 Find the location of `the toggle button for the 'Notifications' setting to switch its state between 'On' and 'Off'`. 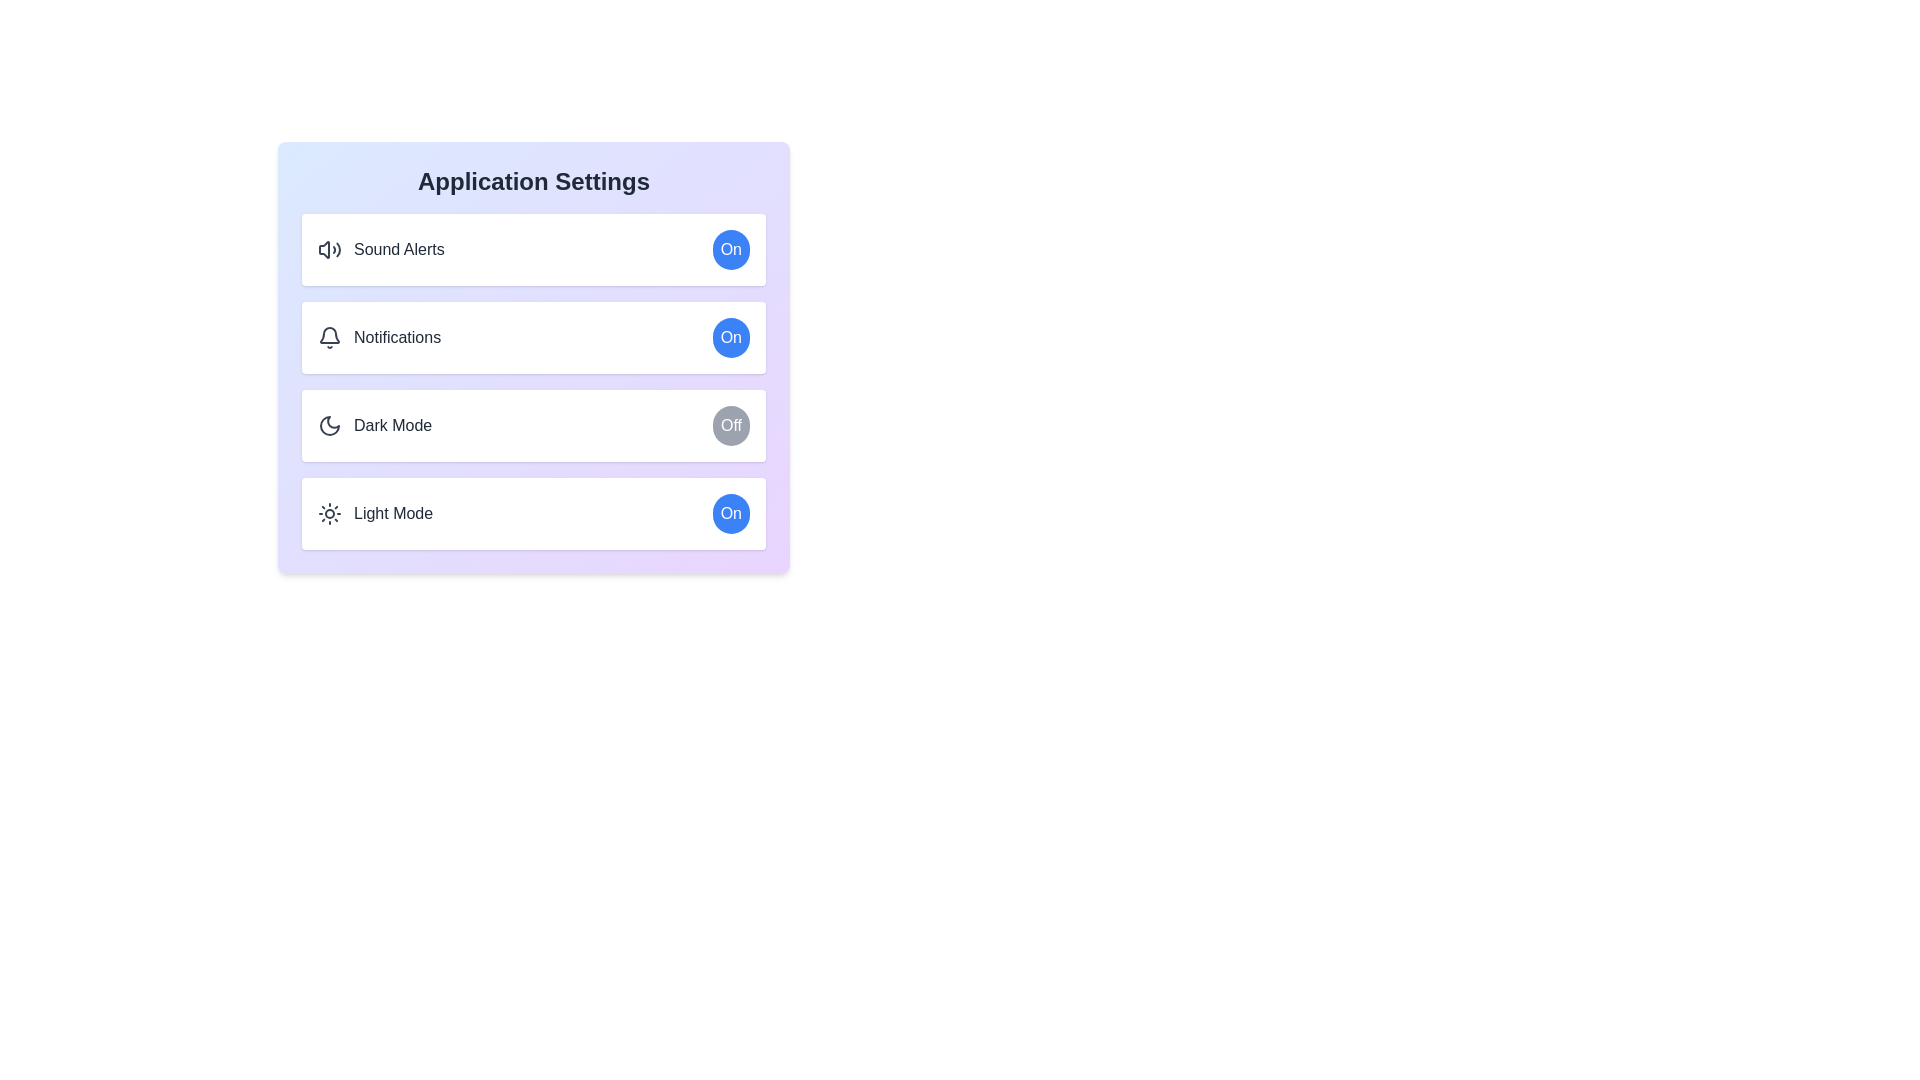

the toggle button for the 'Notifications' setting to switch its state between 'On' and 'Off' is located at coordinates (730, 337).